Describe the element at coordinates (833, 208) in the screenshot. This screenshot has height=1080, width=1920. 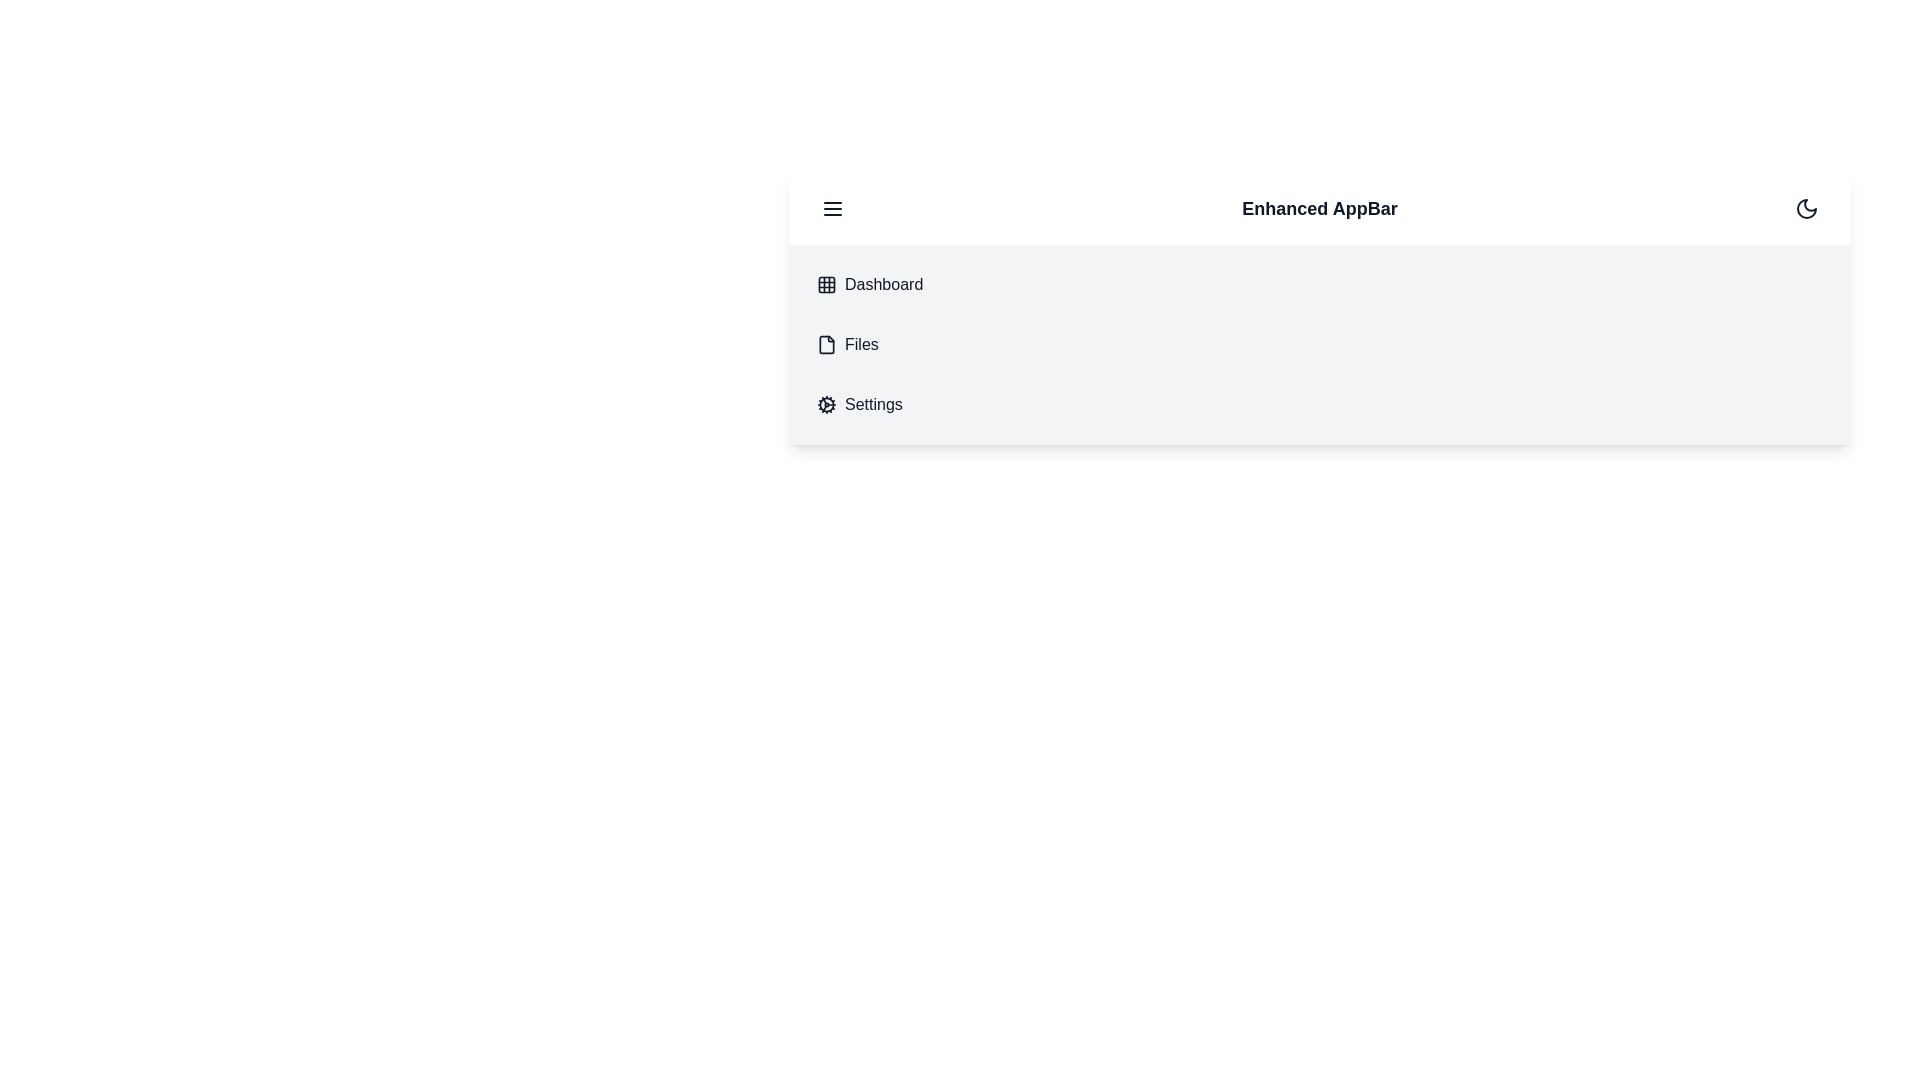
I see `the menu toggle button to toggle the menu visibility` at that location.